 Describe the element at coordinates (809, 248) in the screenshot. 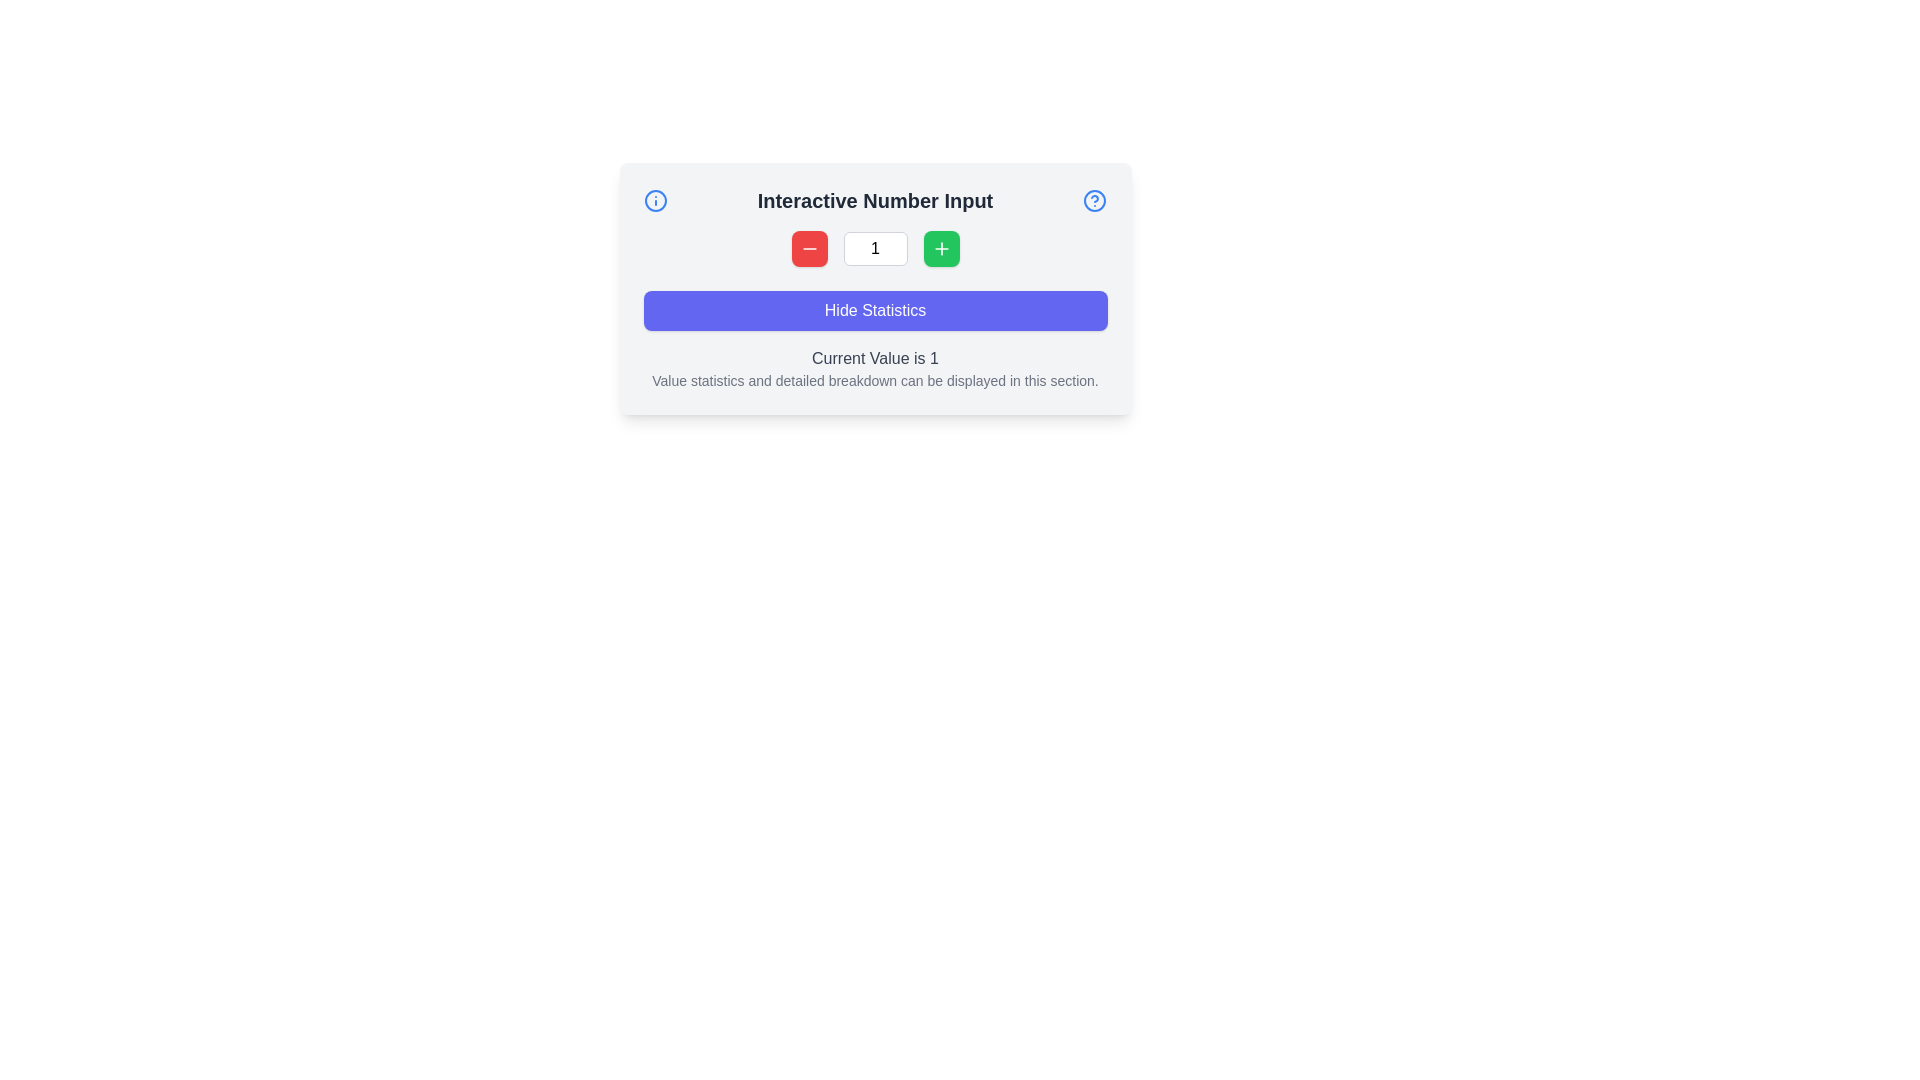

I see `the red square button with rounded corners and a minus symbol (-) to decrease the value` at that location.